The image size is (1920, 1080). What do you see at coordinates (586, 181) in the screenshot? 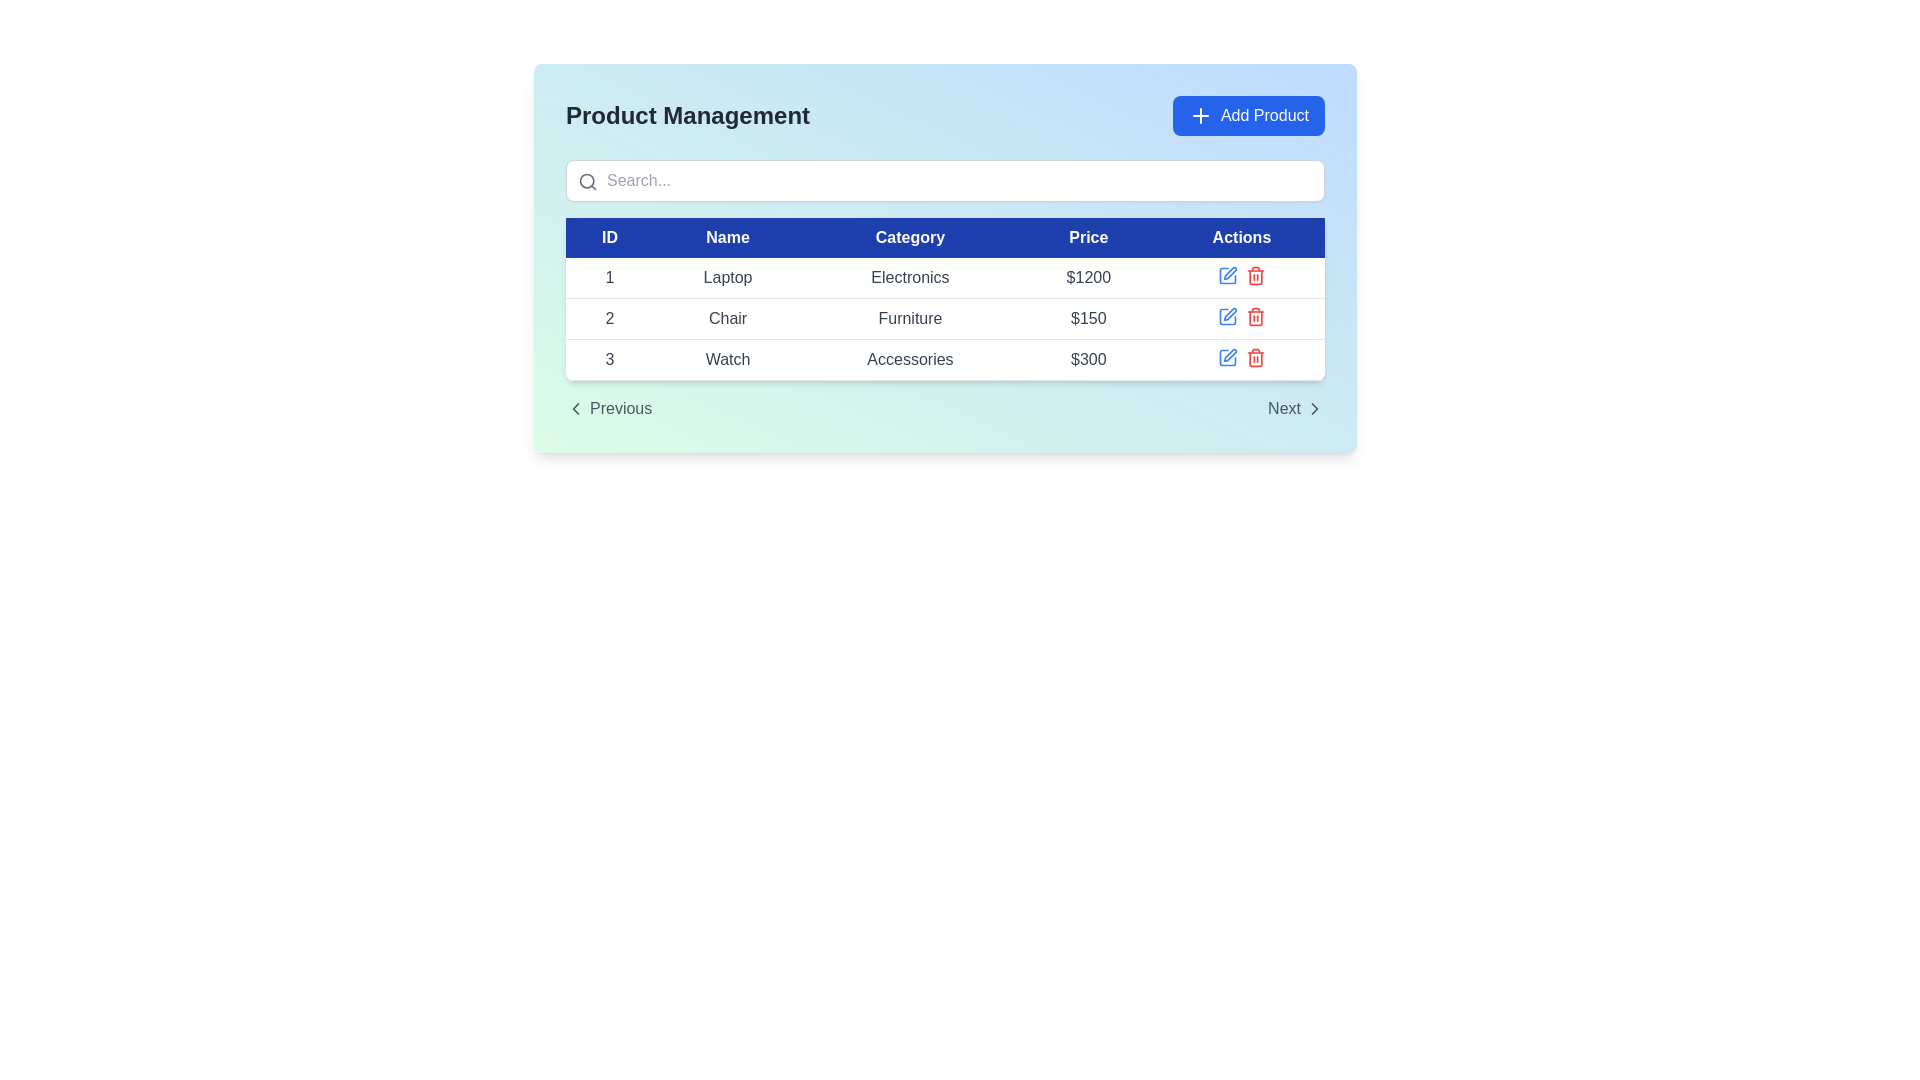
I see `the circular component within the magnifying glass icon located in the top-left corner of the search bar above the table` at bounding box center [586, 181].